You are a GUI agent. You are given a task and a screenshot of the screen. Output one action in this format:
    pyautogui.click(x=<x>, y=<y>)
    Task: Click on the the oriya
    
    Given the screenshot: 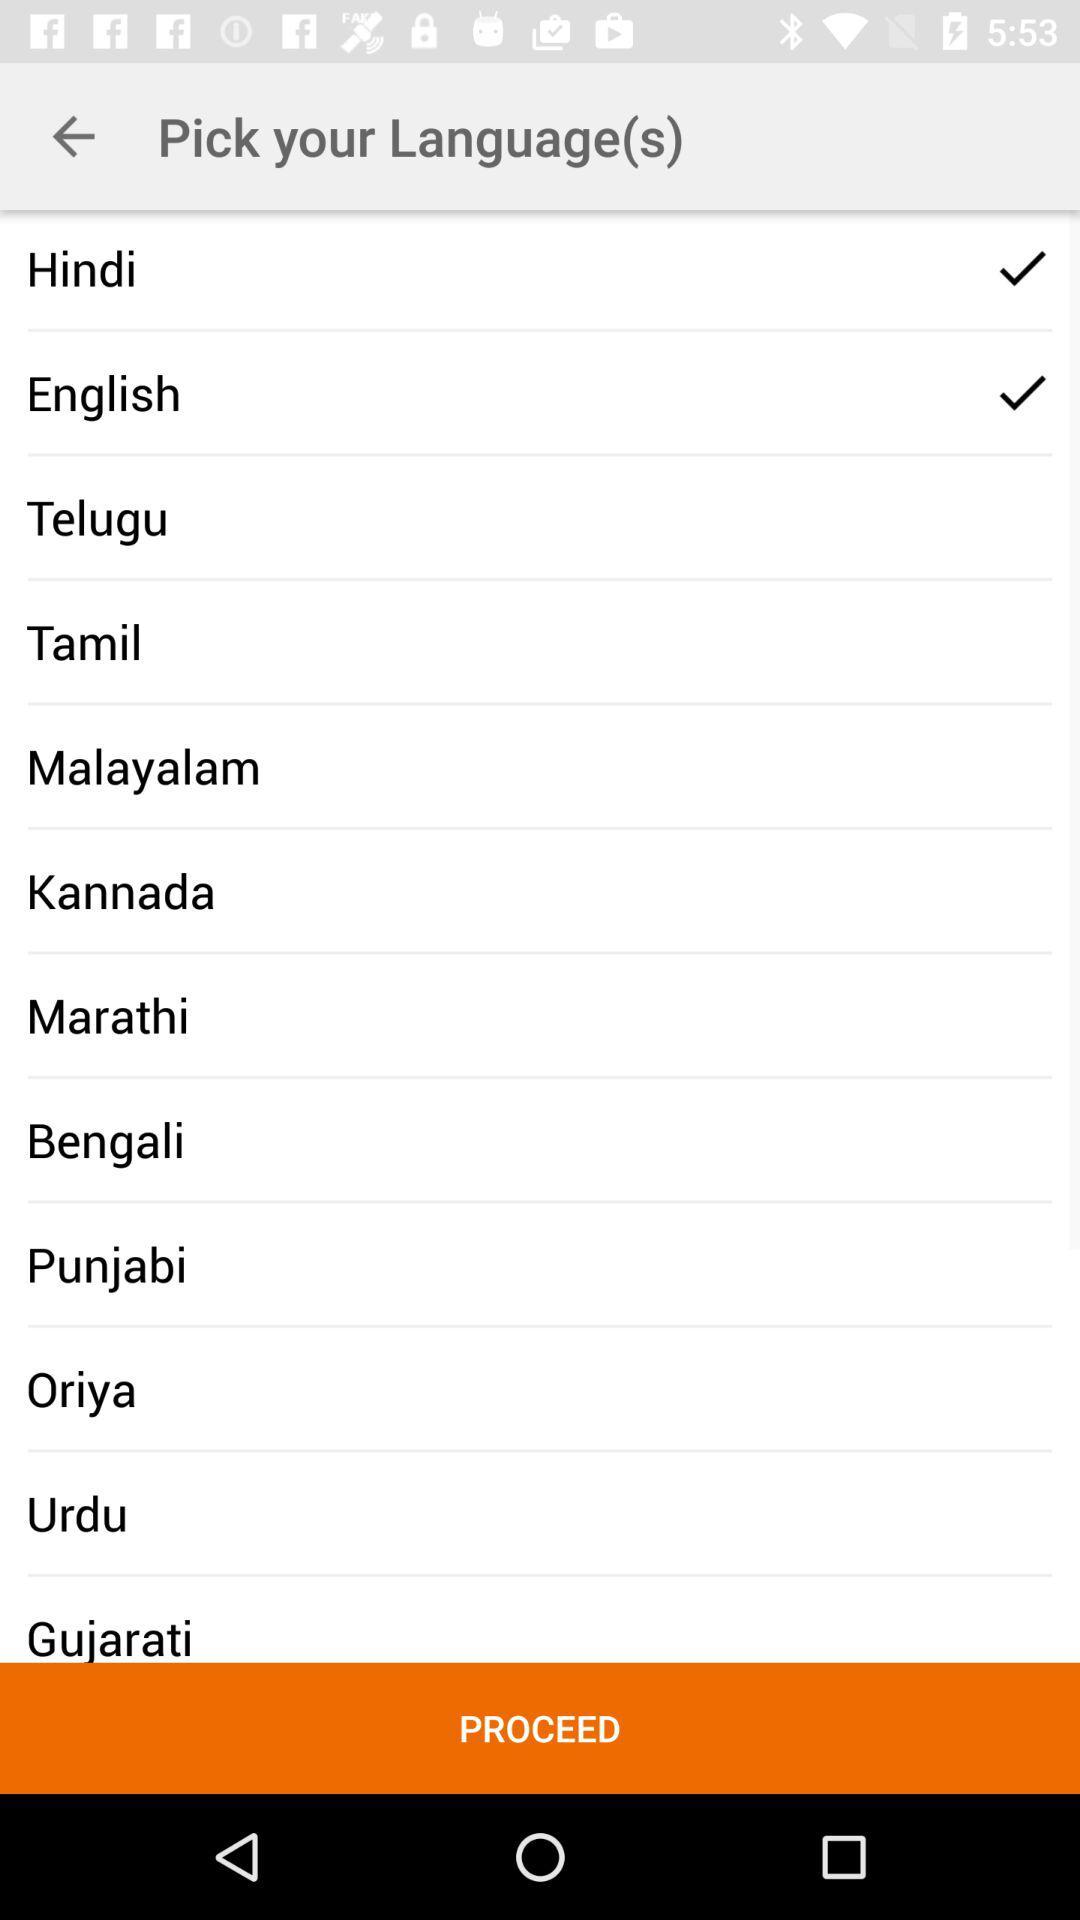 What is the action you would take?
    pyautogui.click(x=80, y=1387)
    